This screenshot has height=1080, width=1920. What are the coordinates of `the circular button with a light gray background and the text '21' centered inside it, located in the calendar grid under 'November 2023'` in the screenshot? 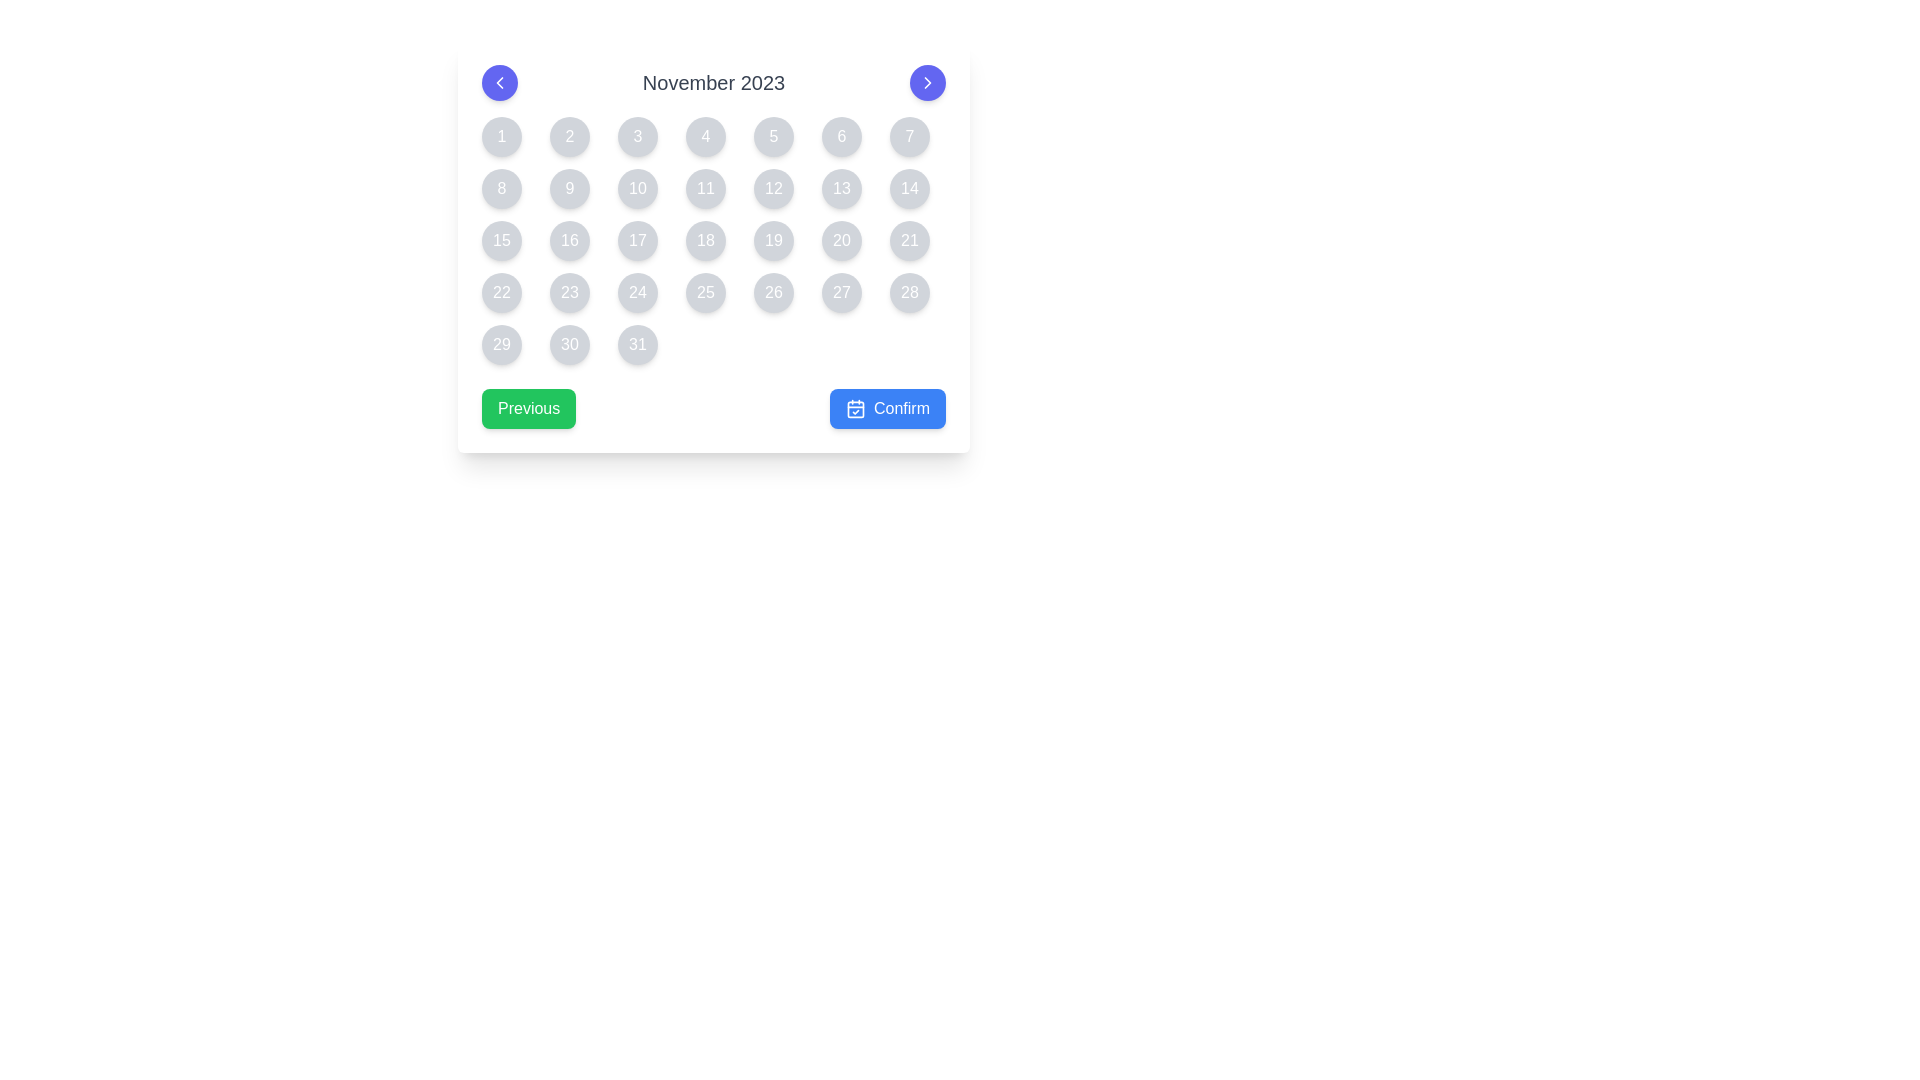 It's located at (909, 239).